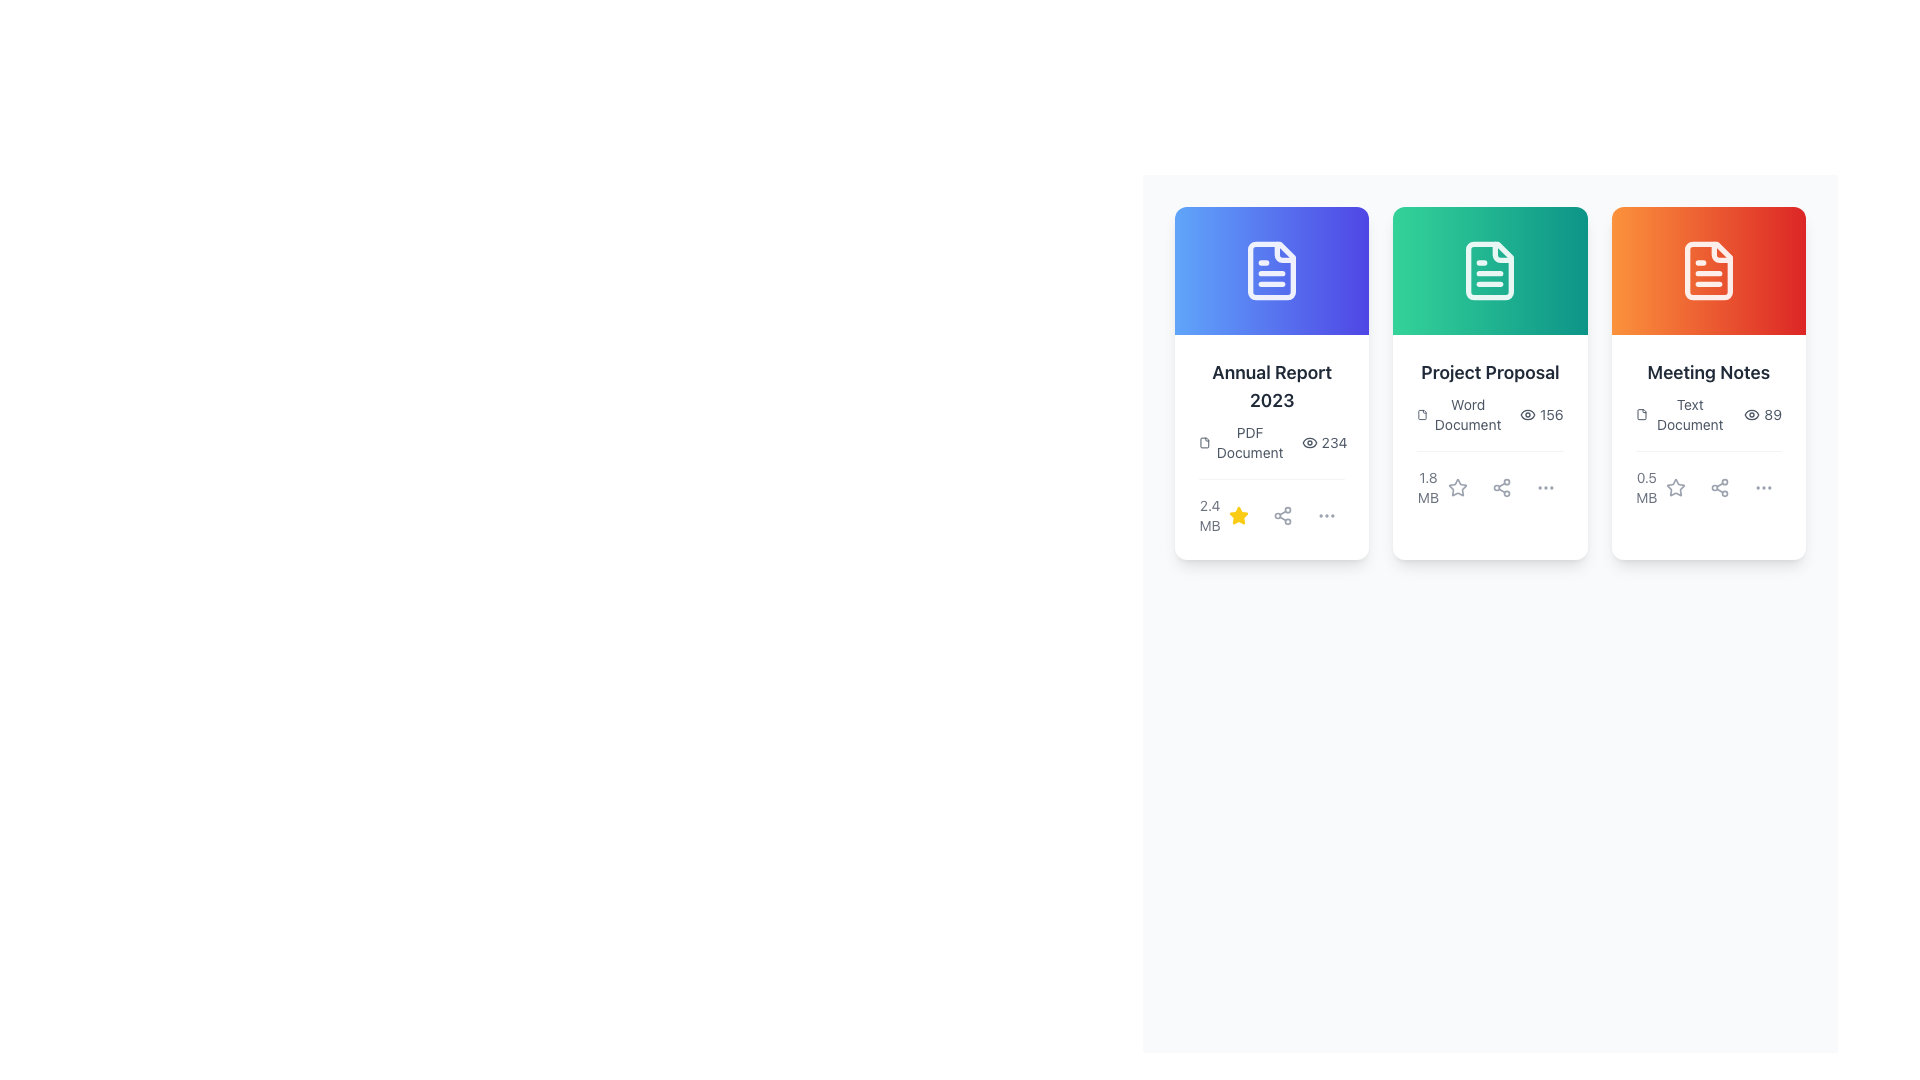 Image resolution: width=1920 pixels, height=1080 pixels. Describe the element at coordinates (1707, 373) in the screenshot. I see `the 'Meeting Notes' text label, which is styled in bold, dark gray font and is positioned below an orange icon on the last card of a horizontal list` at that location.